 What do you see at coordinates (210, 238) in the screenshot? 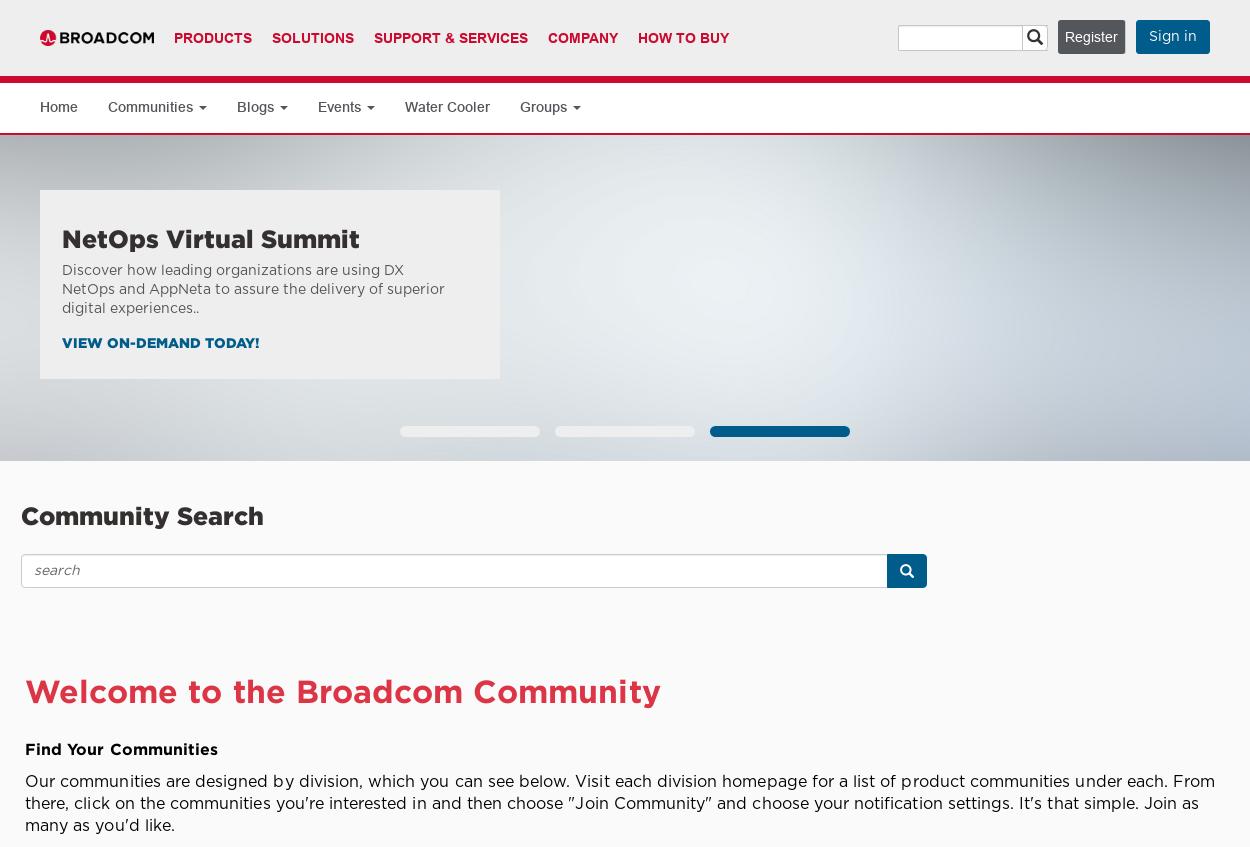
I see `'NetOps Virtual Summit'` at bounding box center [210, 238].